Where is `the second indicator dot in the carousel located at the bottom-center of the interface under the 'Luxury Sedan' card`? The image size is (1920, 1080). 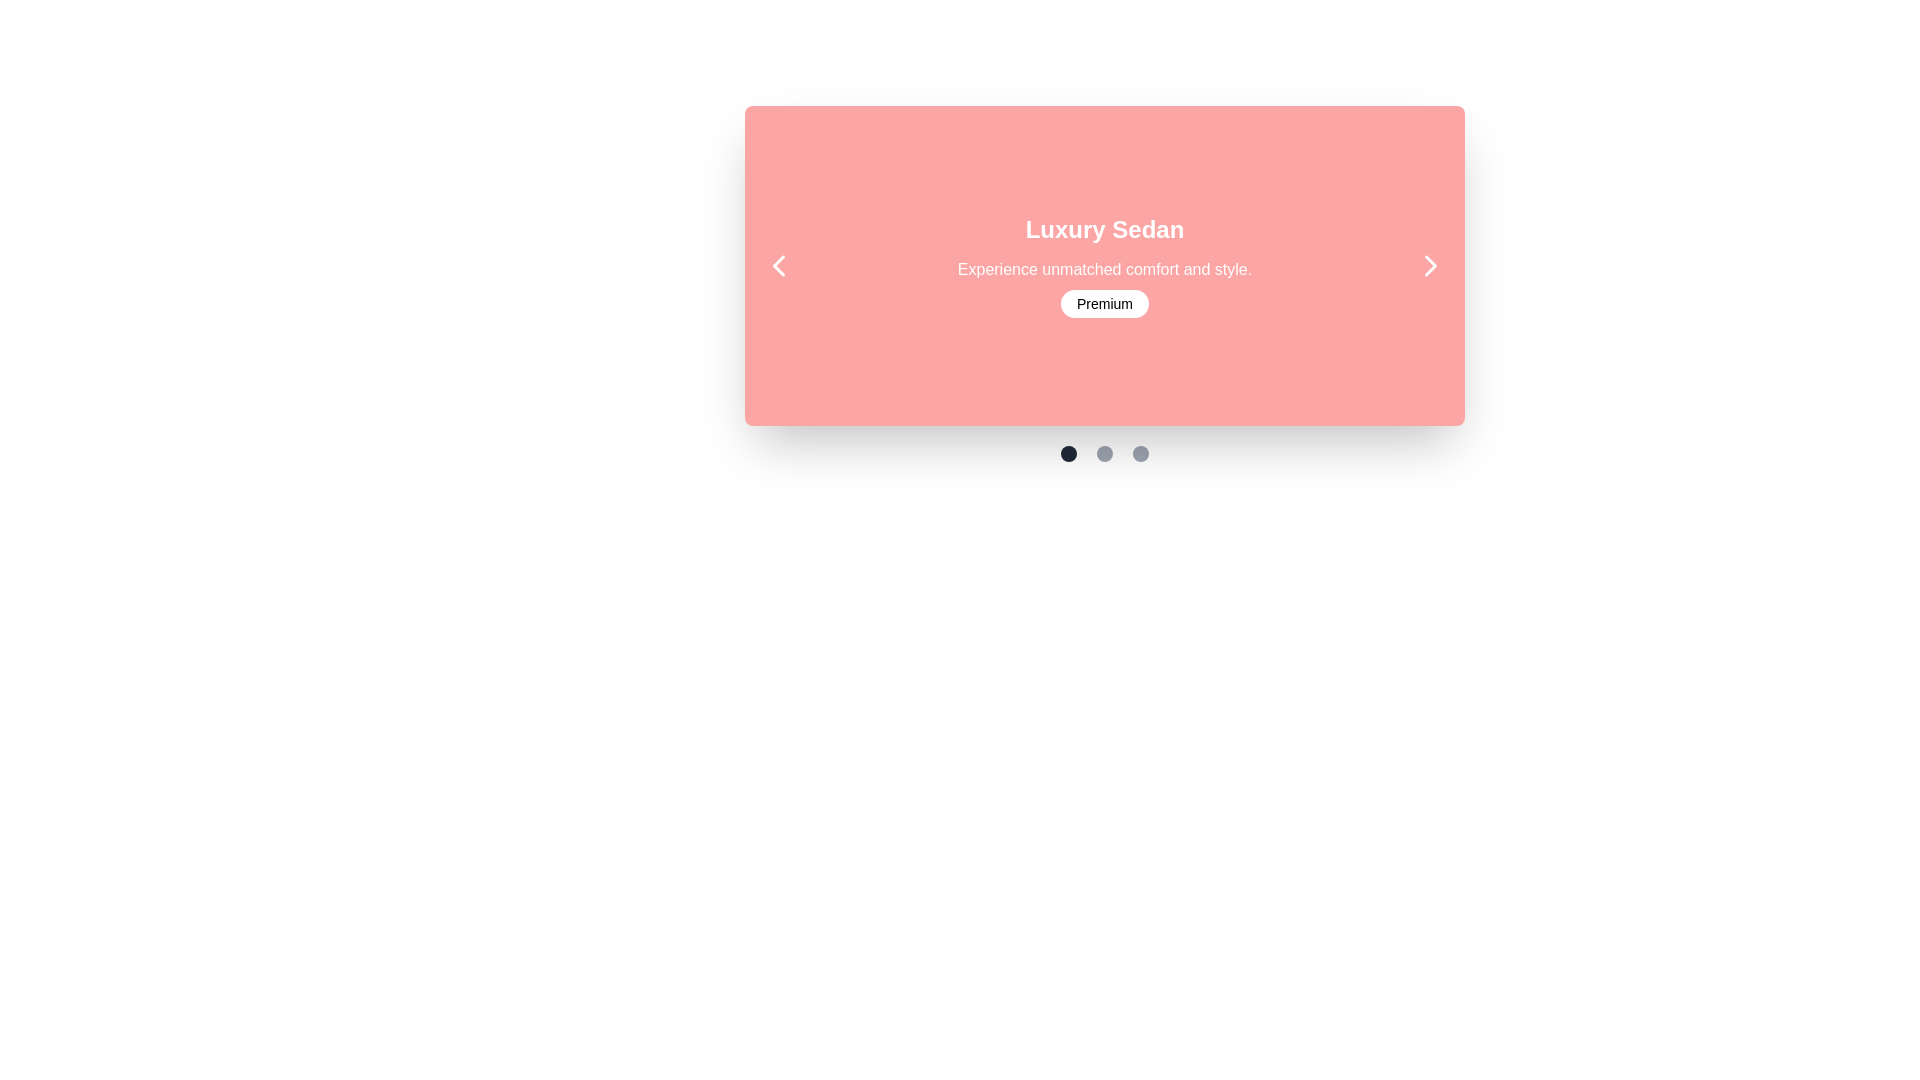
the second indicator dot in the carousel located at the bottom-center of the interface under the 'Luxury Sedan' card is located at coordinates (1103, 454).